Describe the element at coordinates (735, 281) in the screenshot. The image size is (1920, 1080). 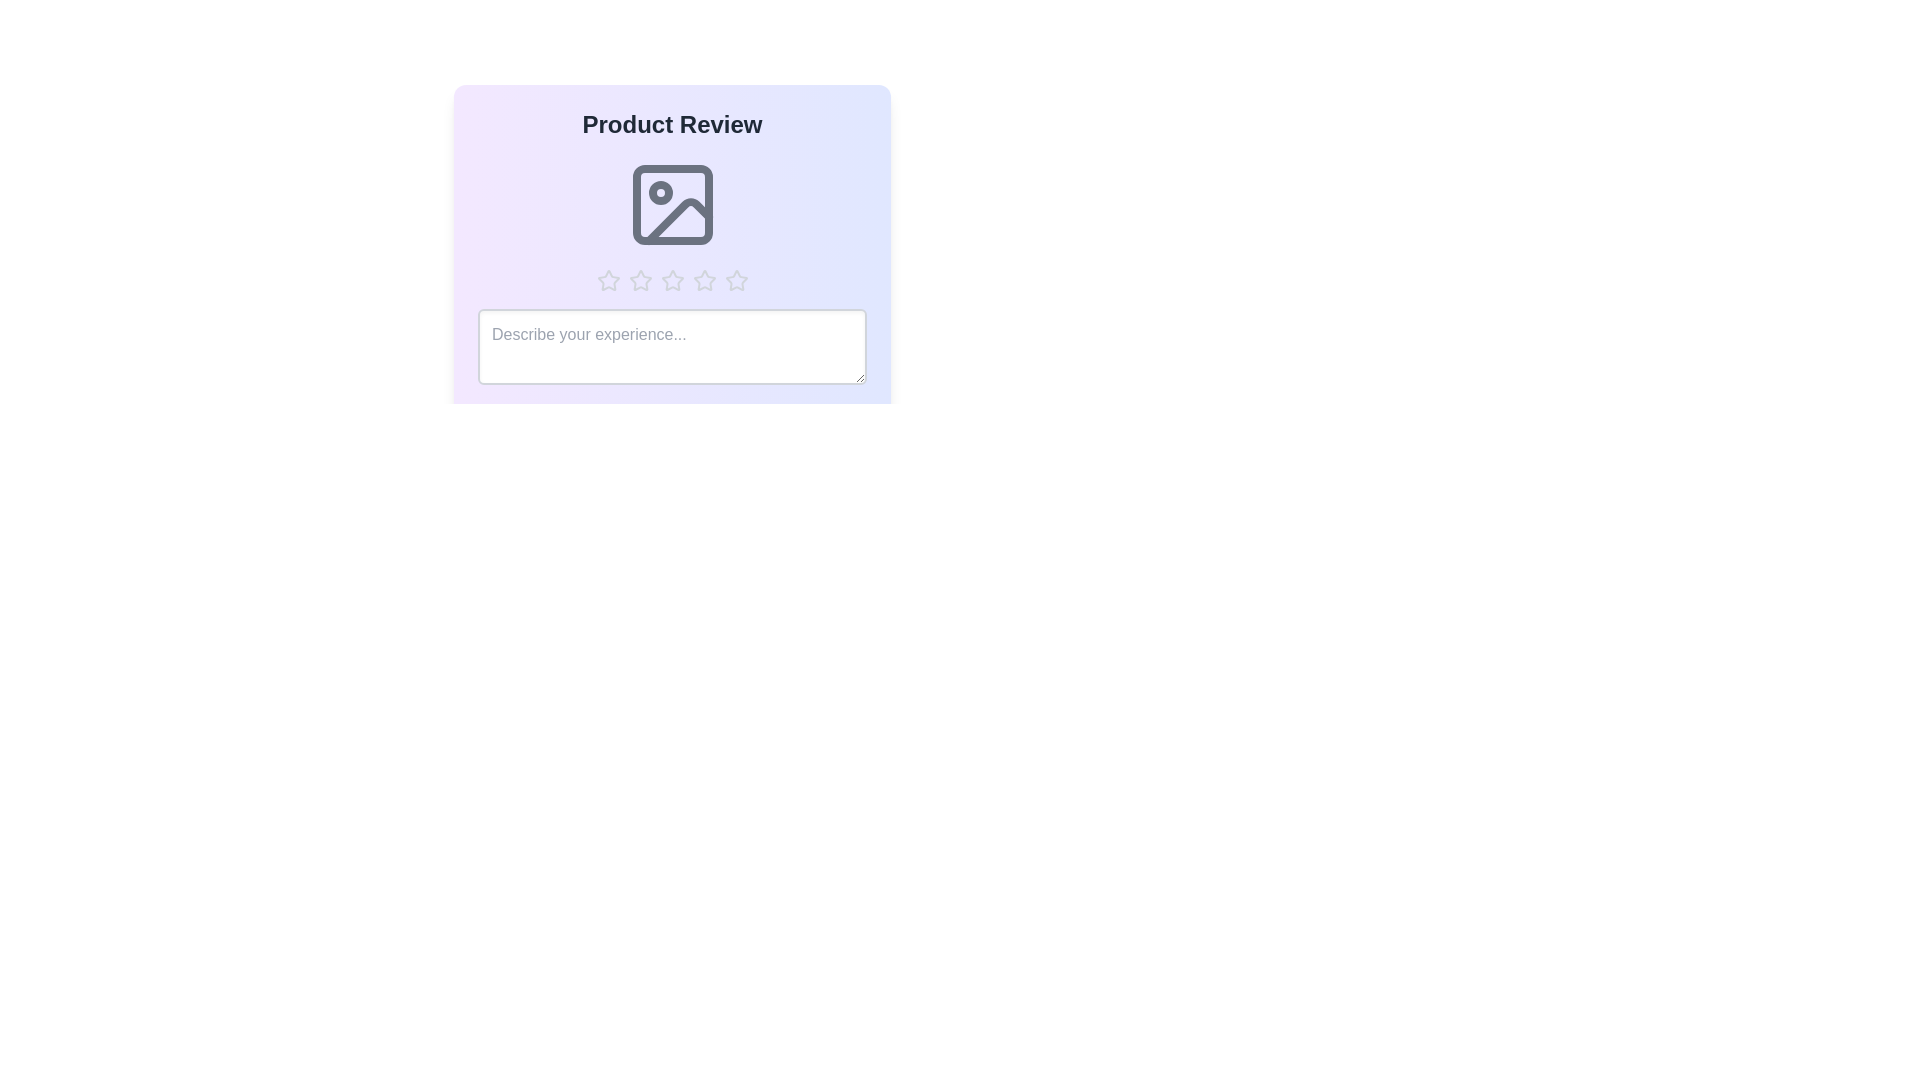
I see `the star corresponding to 5 stars to preview the rating` at that location.